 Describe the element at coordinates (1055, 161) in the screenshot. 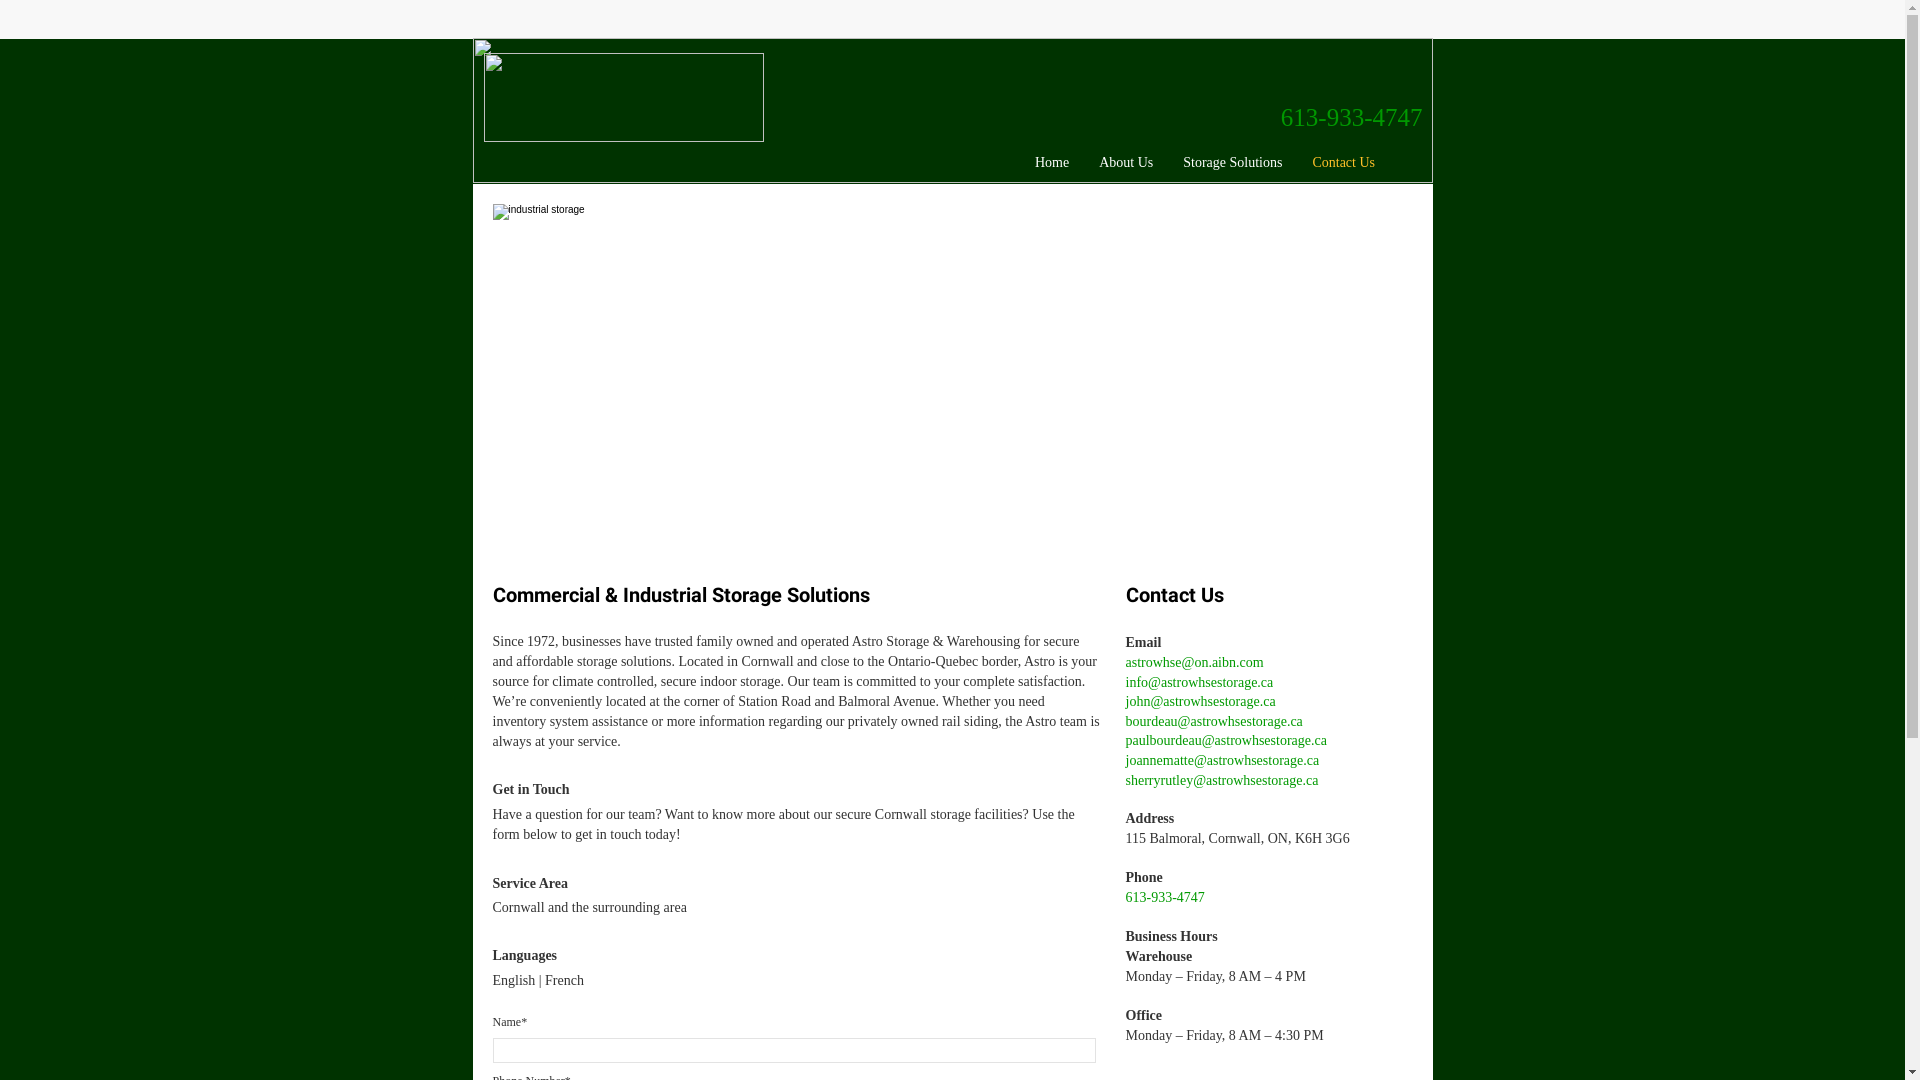

I see `'Home'` at that location.